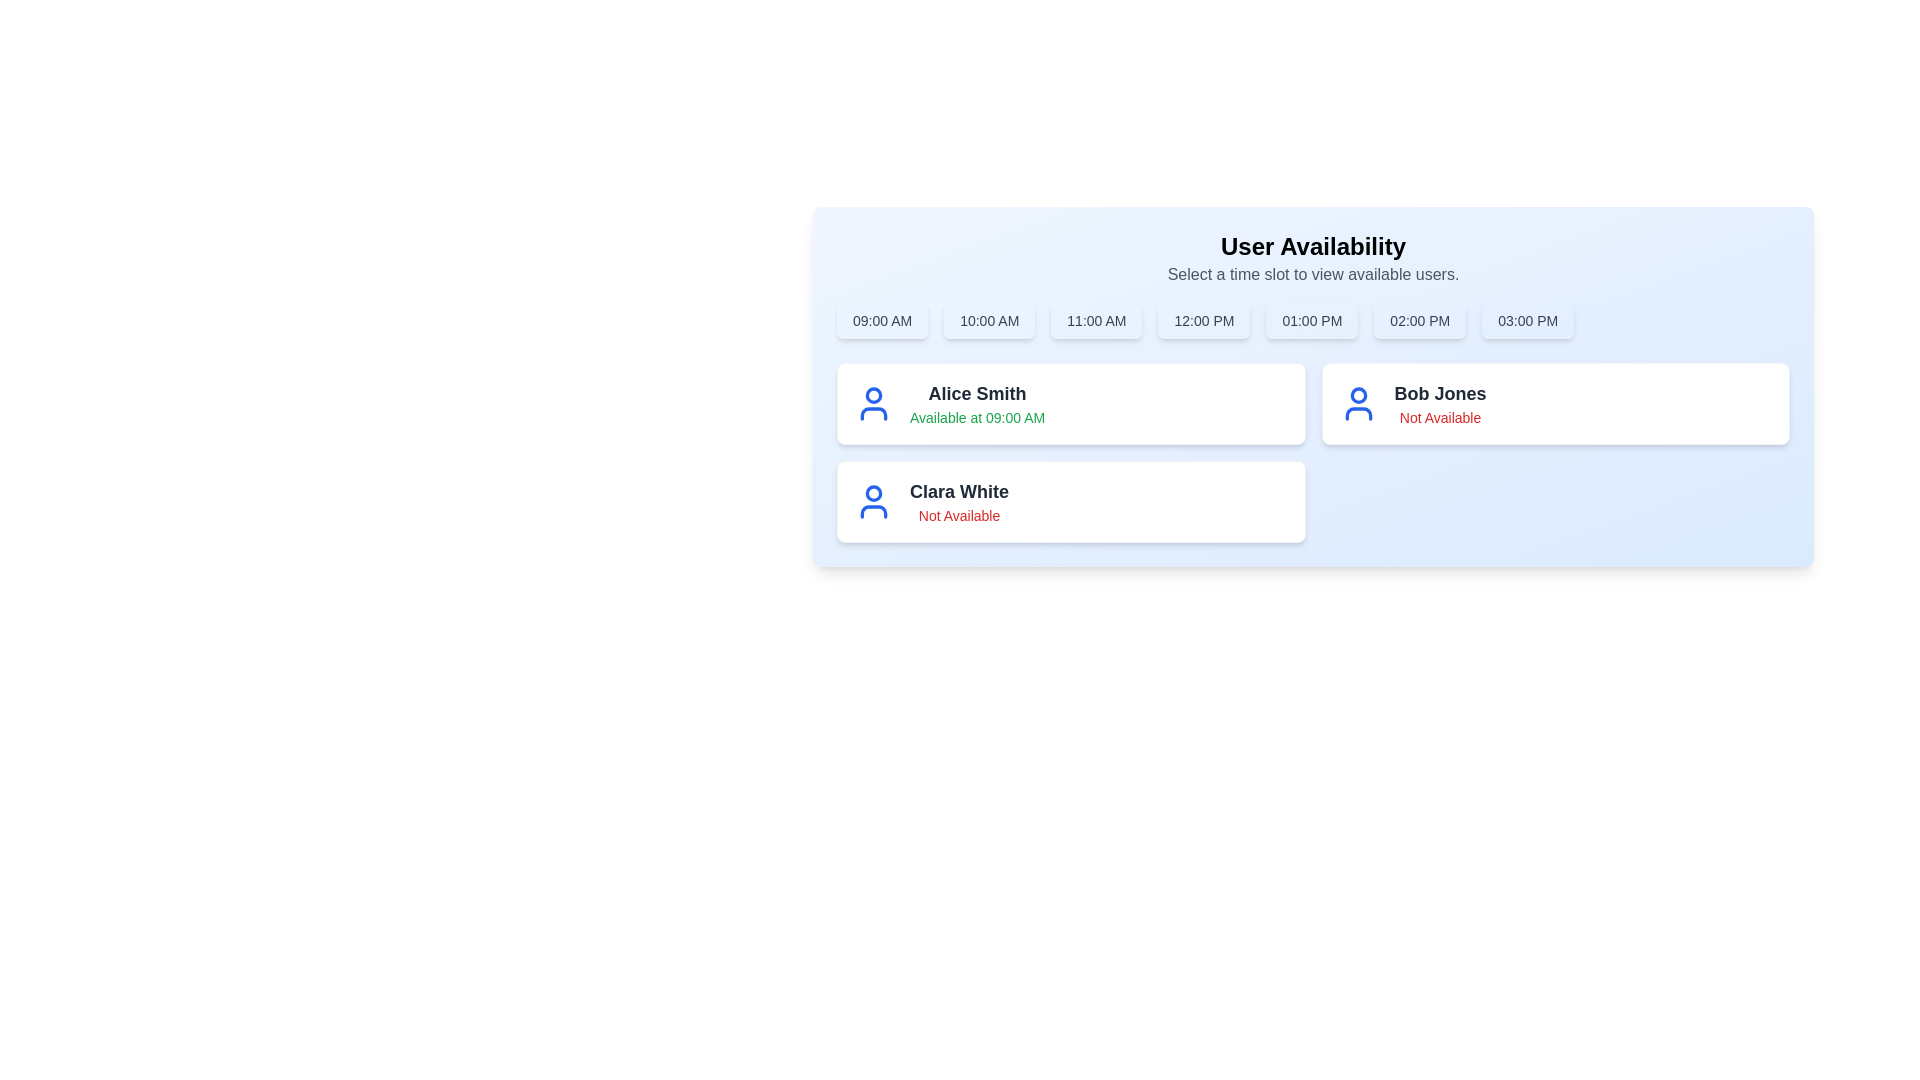  What do you see at coordinates (989, 319) in the screenshot?
I see `the '10:00 AM' time slot button located beneath the title 'User Availability'` at bounding box center [989, 319].